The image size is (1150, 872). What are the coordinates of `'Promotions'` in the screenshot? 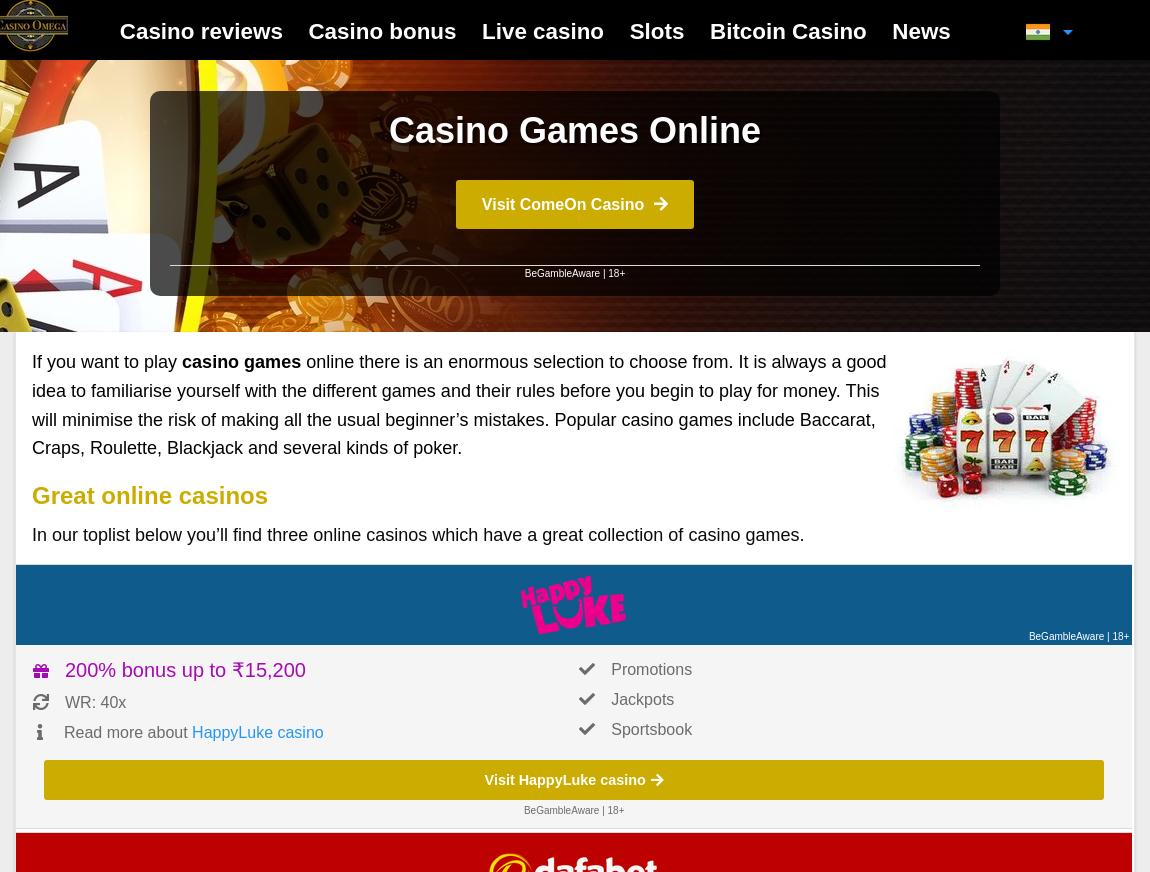 It's located at (650, 668).